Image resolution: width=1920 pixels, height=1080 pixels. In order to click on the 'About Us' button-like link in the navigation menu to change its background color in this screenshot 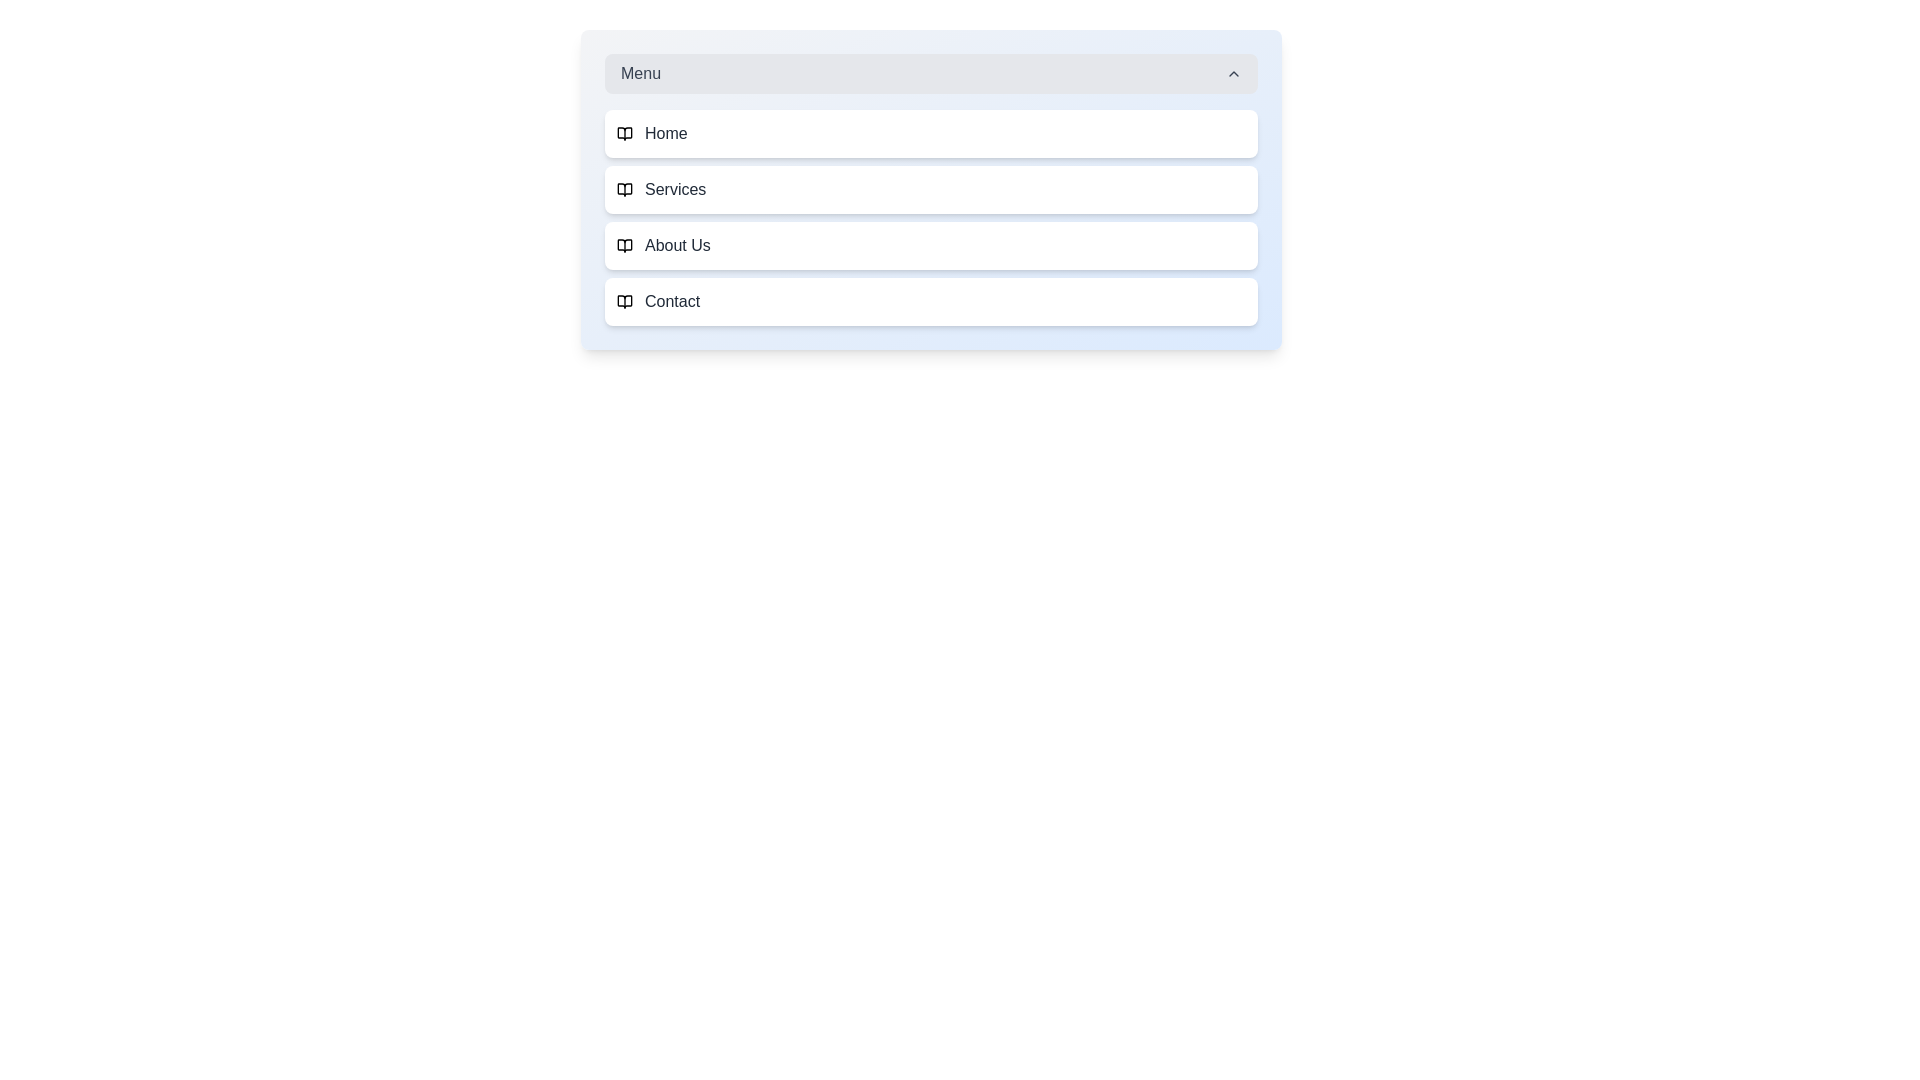, I will do `click(930, 245)`.